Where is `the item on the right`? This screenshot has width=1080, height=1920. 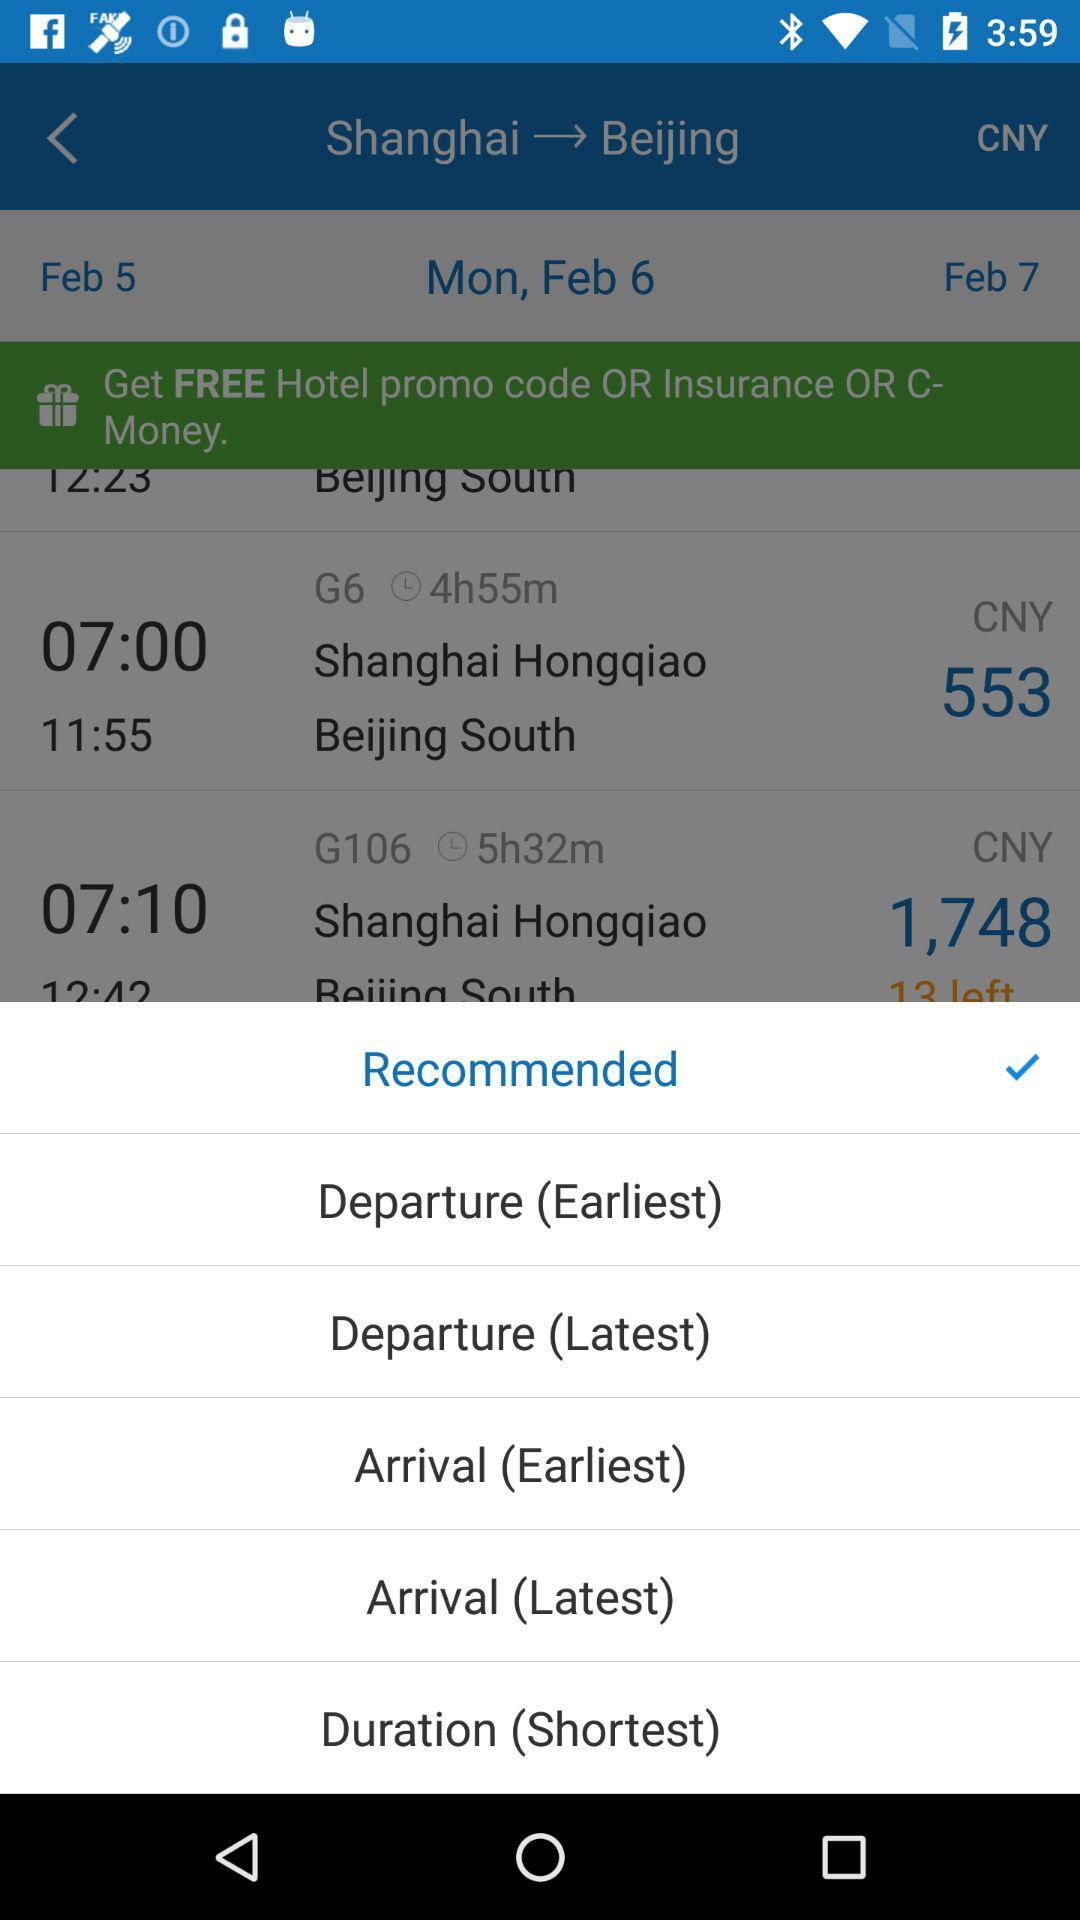
the item on the right is located at coordinates (1021, 1066).